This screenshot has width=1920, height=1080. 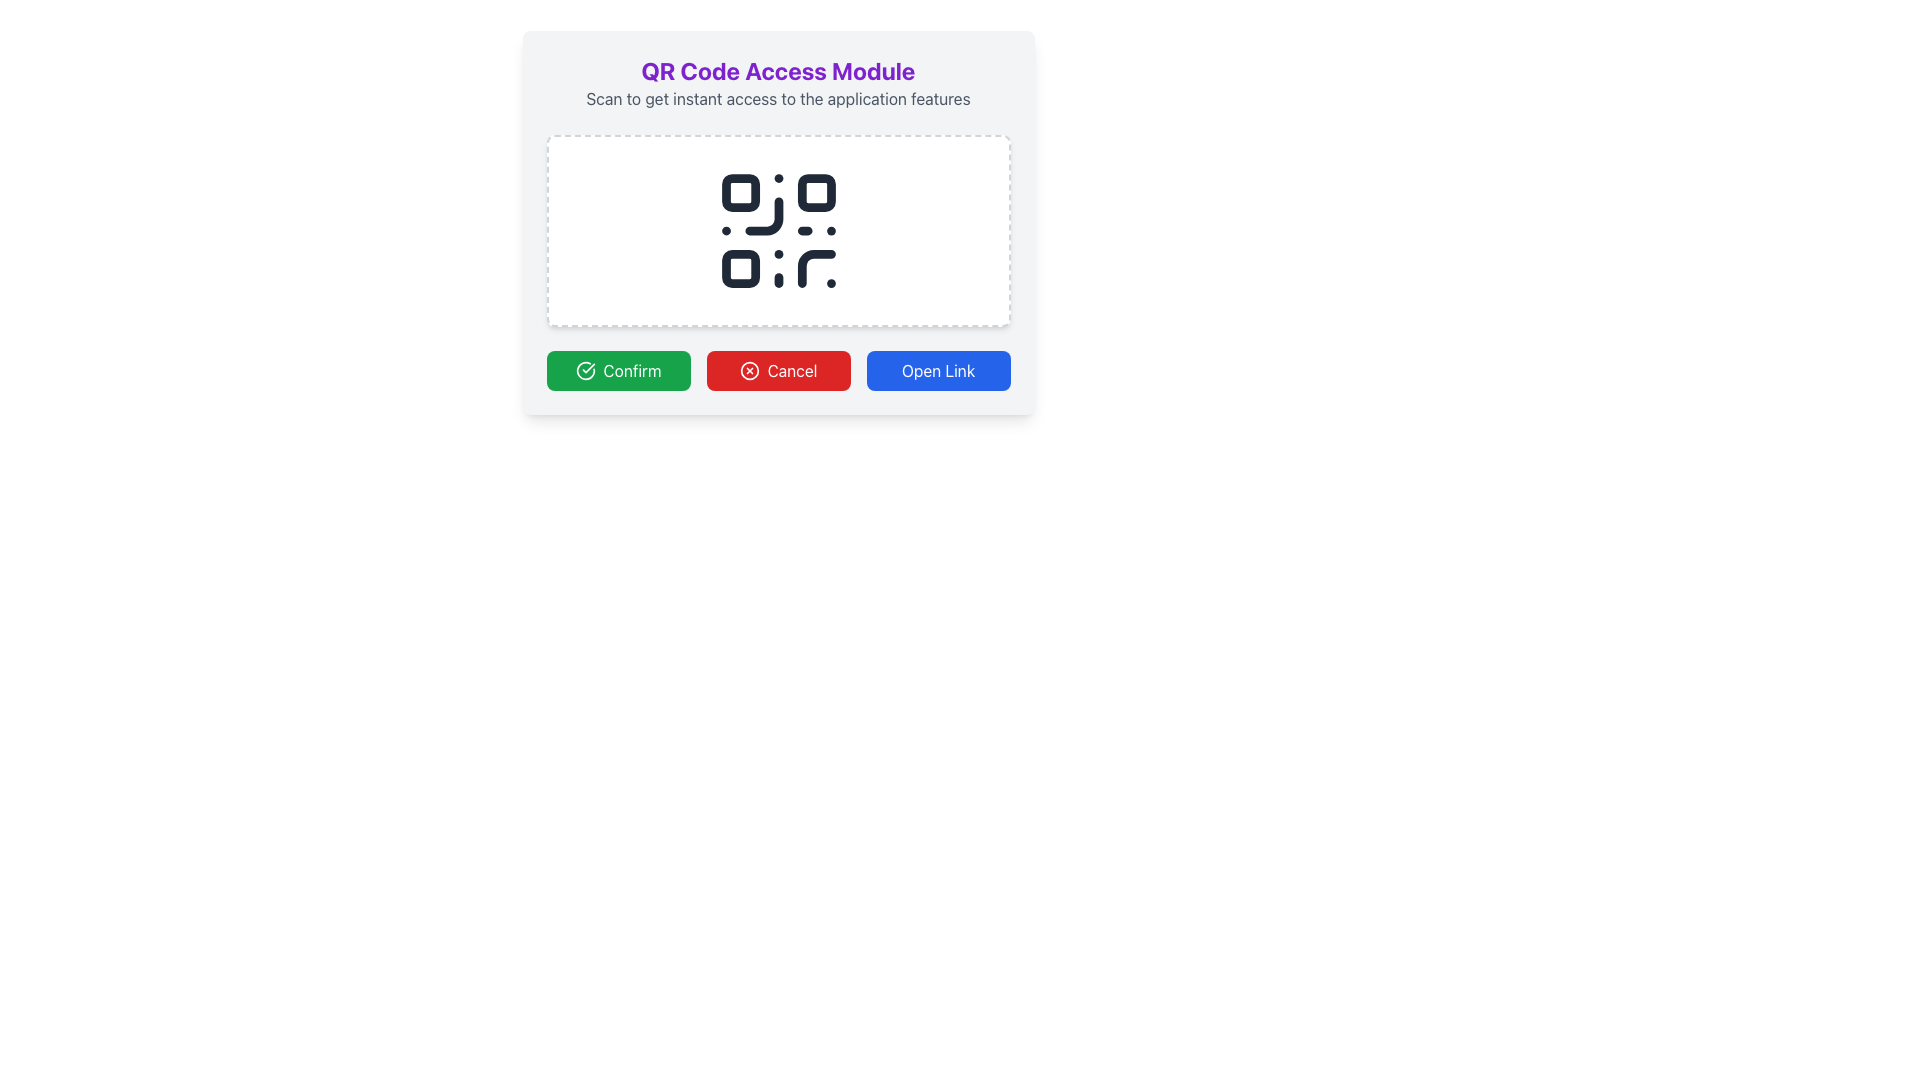 I want to click on the static text label displaying the phrase 'Scan to get instant access to the application features', which is styled in gray and positioned below the header 'QR Code Access Module', so click(x=777, y=99).